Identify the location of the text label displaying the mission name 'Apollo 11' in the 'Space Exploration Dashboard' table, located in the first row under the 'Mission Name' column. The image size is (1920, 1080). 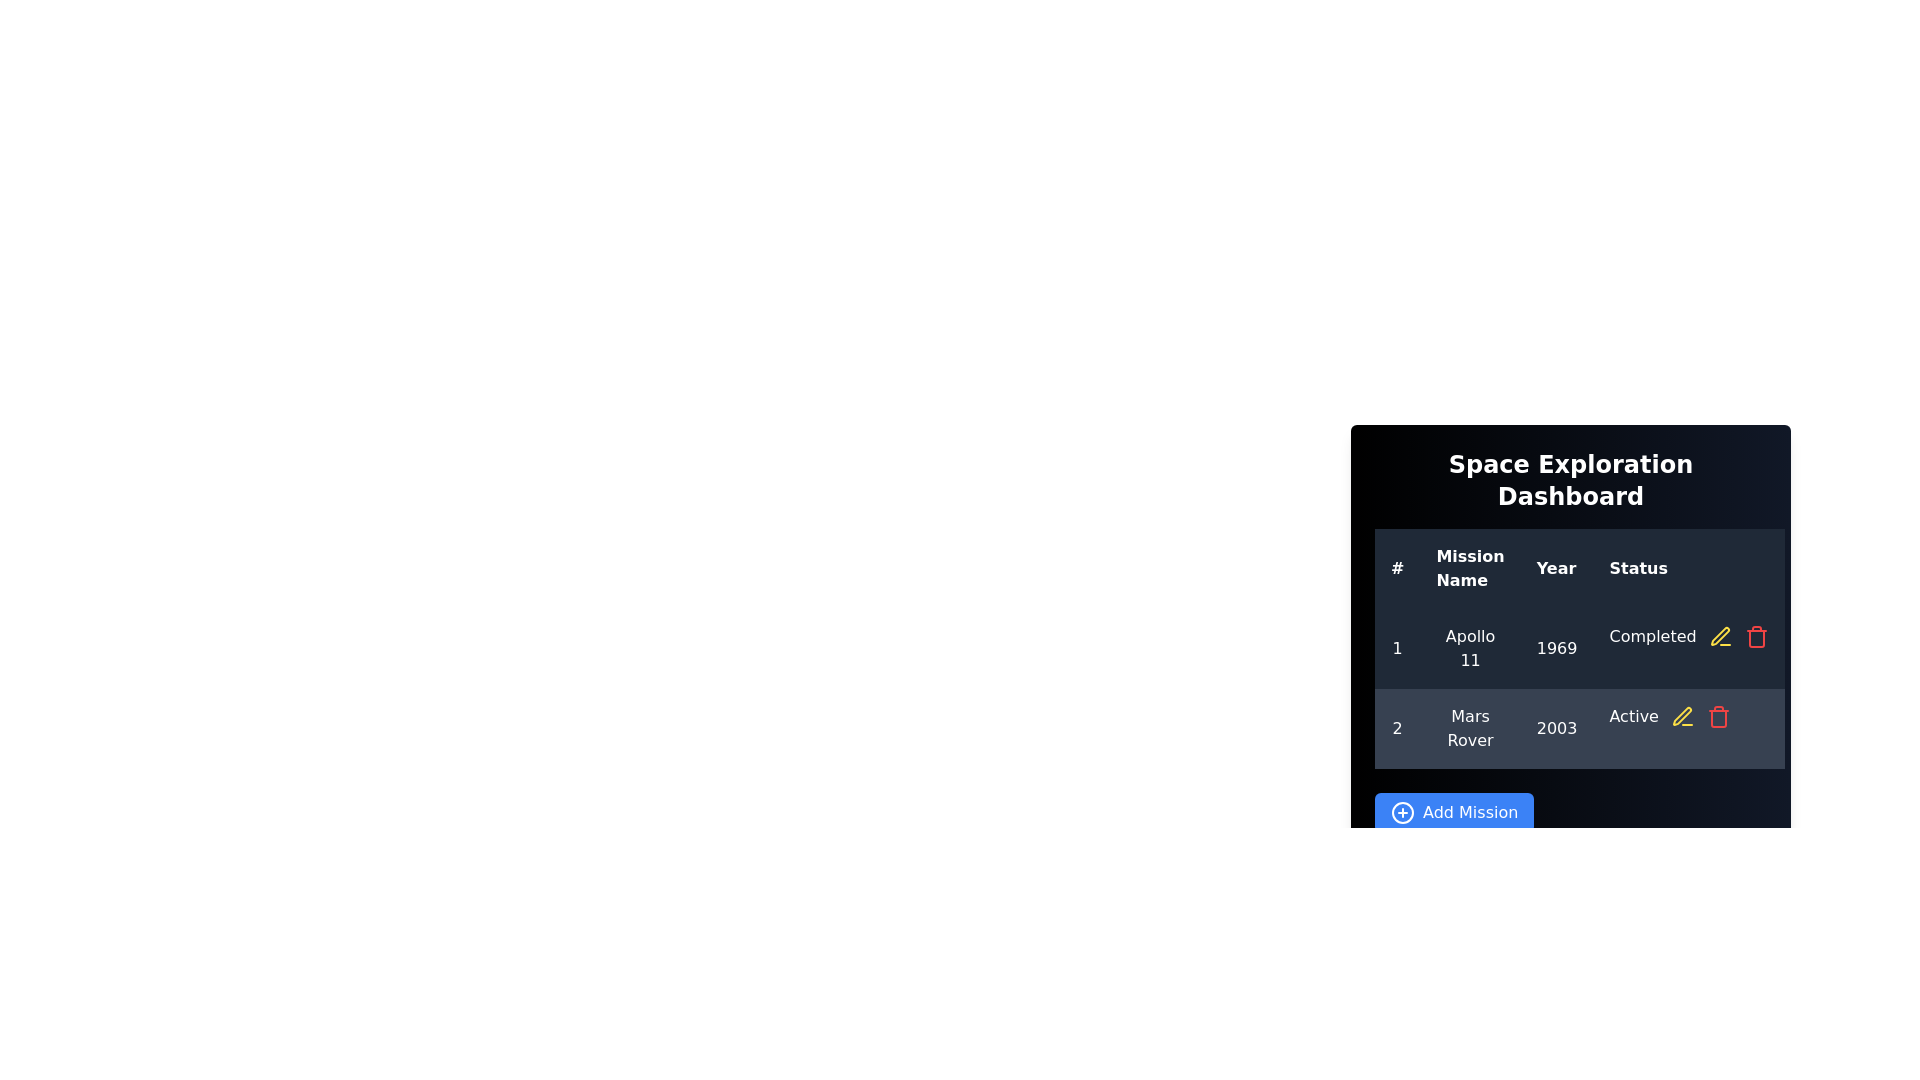
(1470, 648).